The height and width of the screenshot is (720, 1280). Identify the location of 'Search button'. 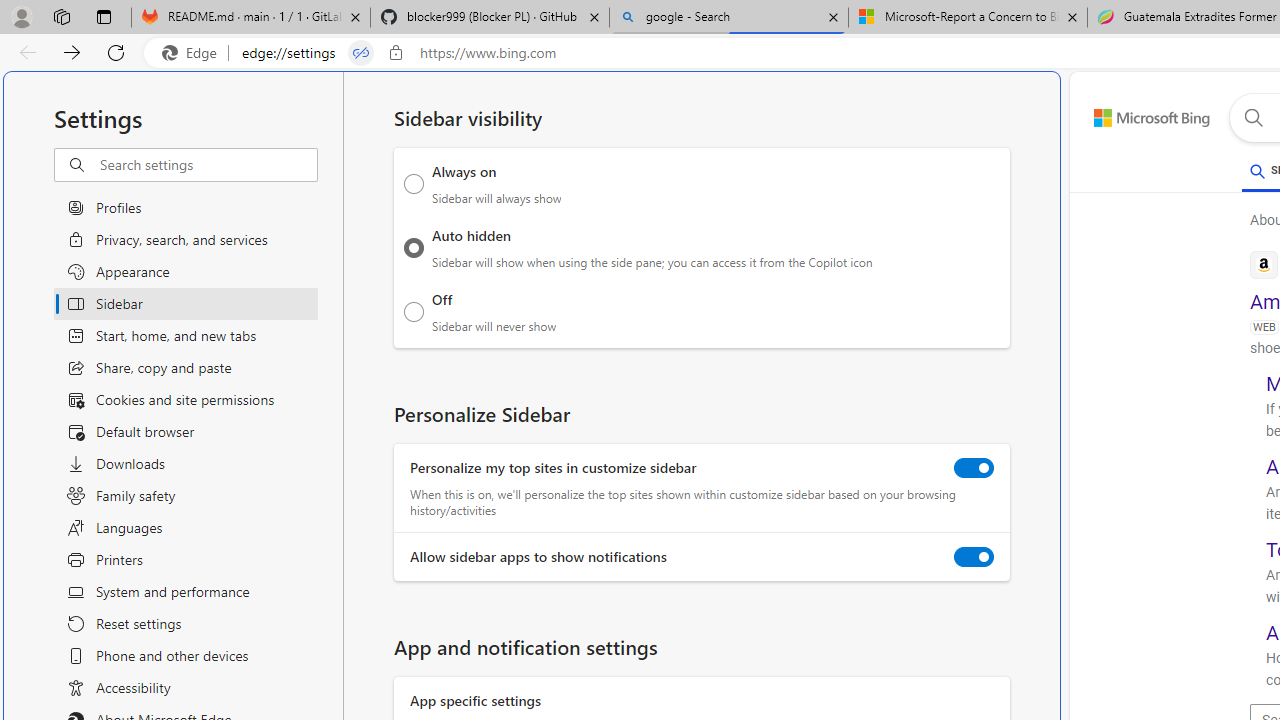
(1252, 118).